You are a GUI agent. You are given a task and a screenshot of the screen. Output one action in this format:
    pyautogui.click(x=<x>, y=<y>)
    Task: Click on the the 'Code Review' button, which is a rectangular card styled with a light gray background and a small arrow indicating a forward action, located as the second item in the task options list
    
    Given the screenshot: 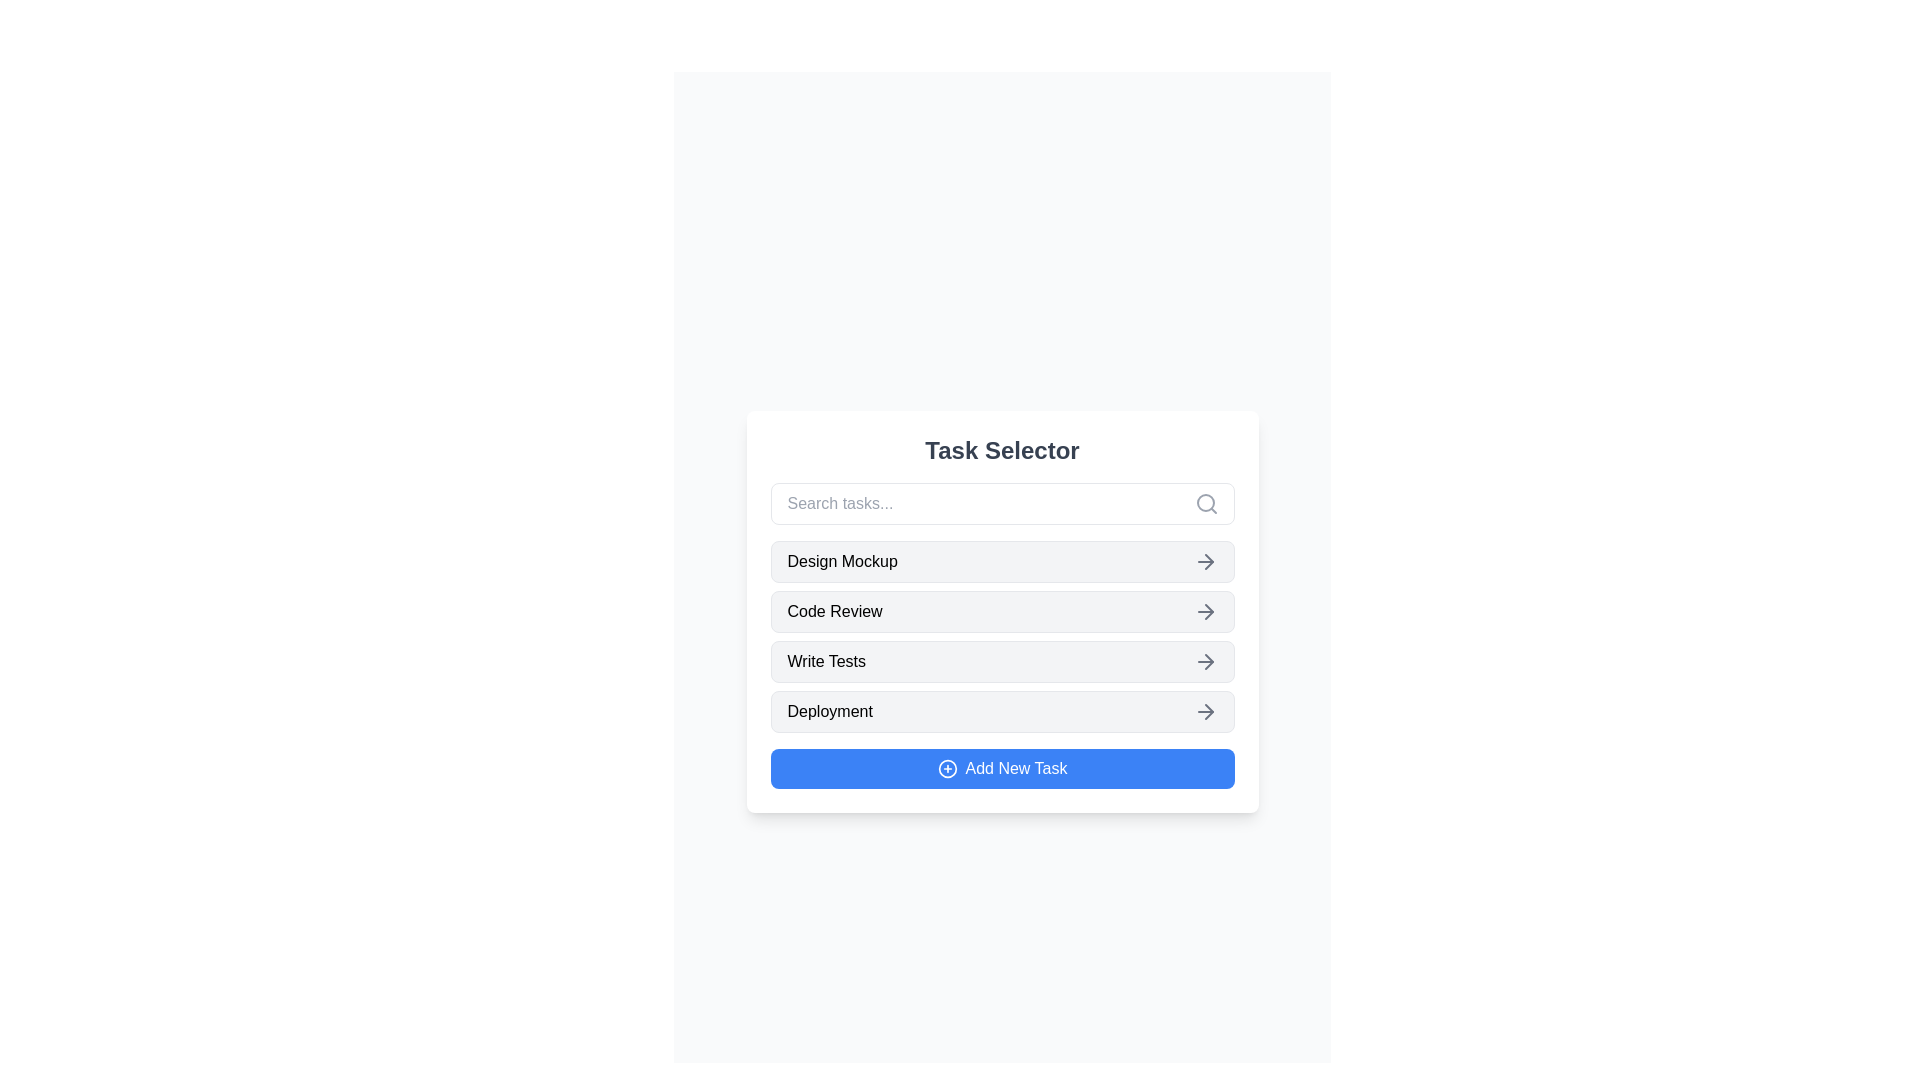 What is the action you would take?
    pyautogui.click(x=1002, y=611)
    